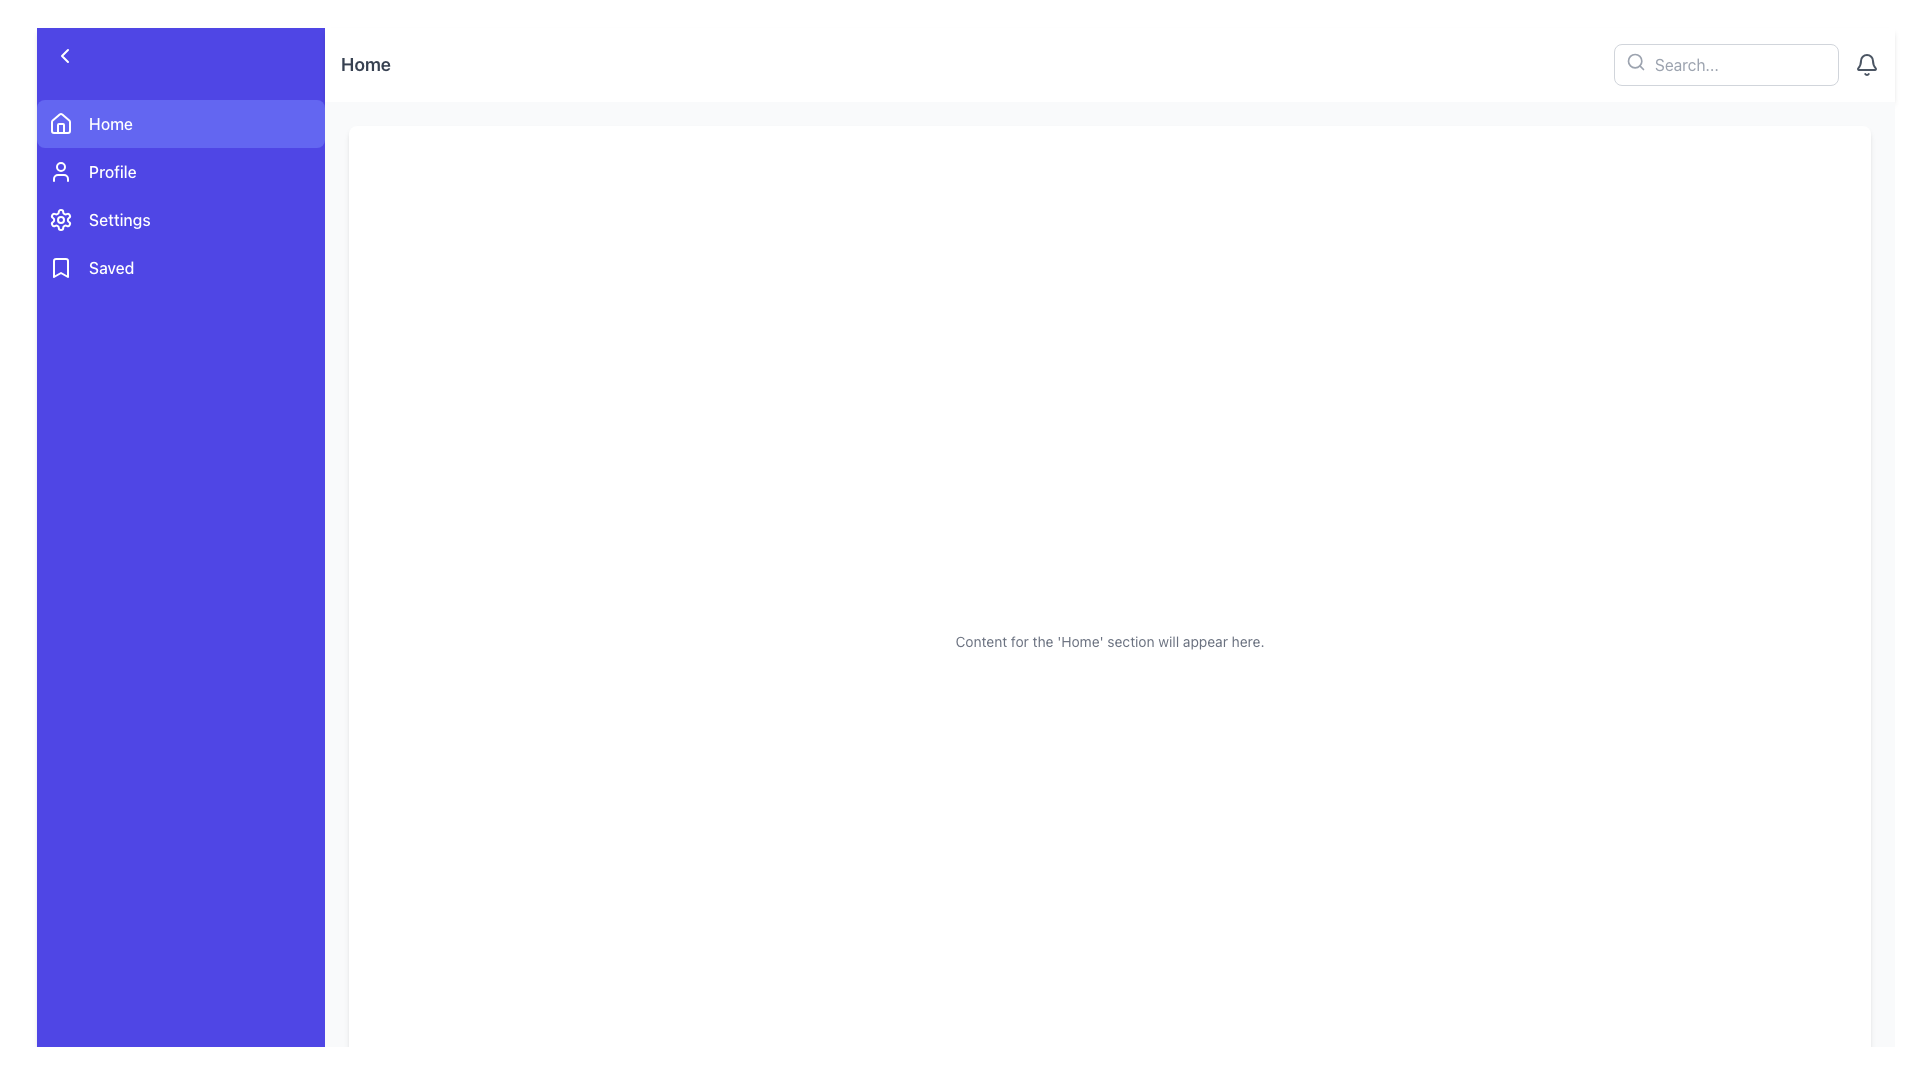 This screenshot has width=1920, height=1080. I want to click on the 'Settings' text label in the navigation menu, so click(118, 219).